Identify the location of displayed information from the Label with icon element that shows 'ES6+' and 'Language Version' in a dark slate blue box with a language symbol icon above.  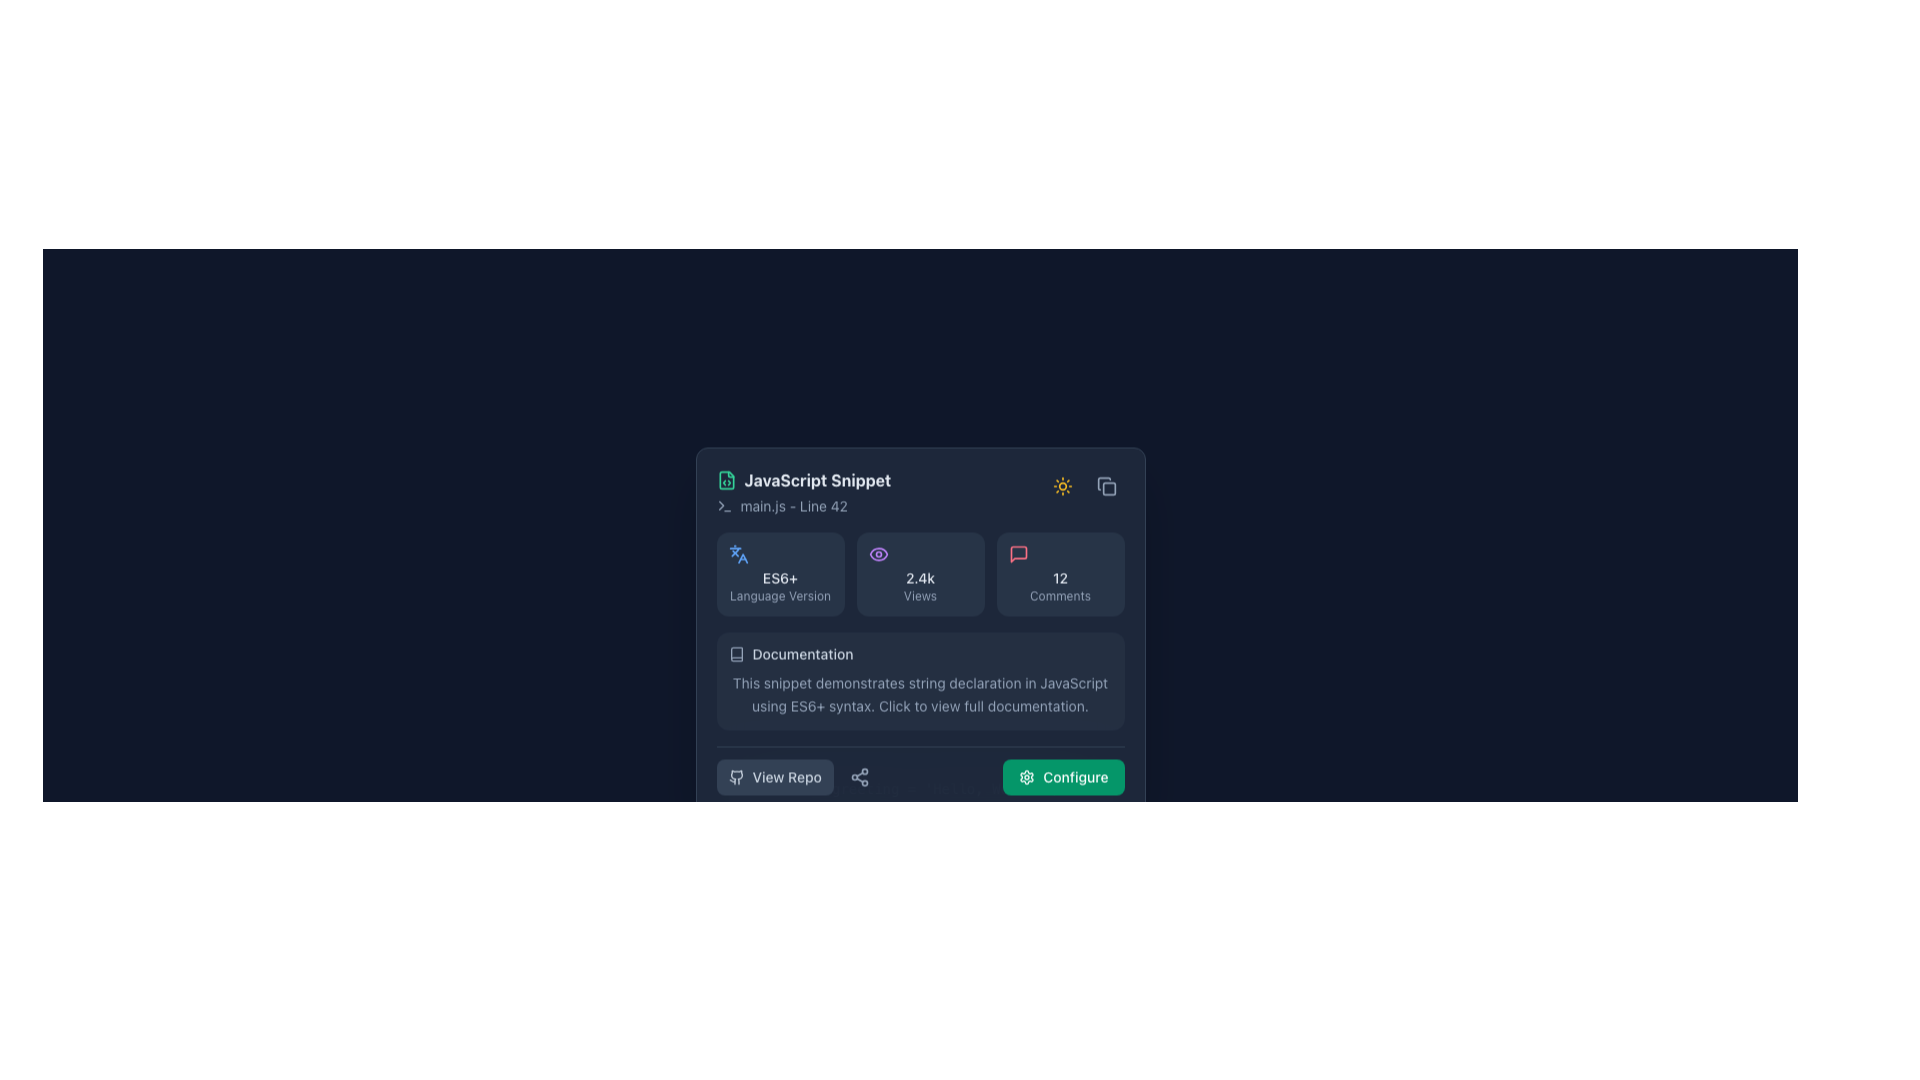
(779, 574).